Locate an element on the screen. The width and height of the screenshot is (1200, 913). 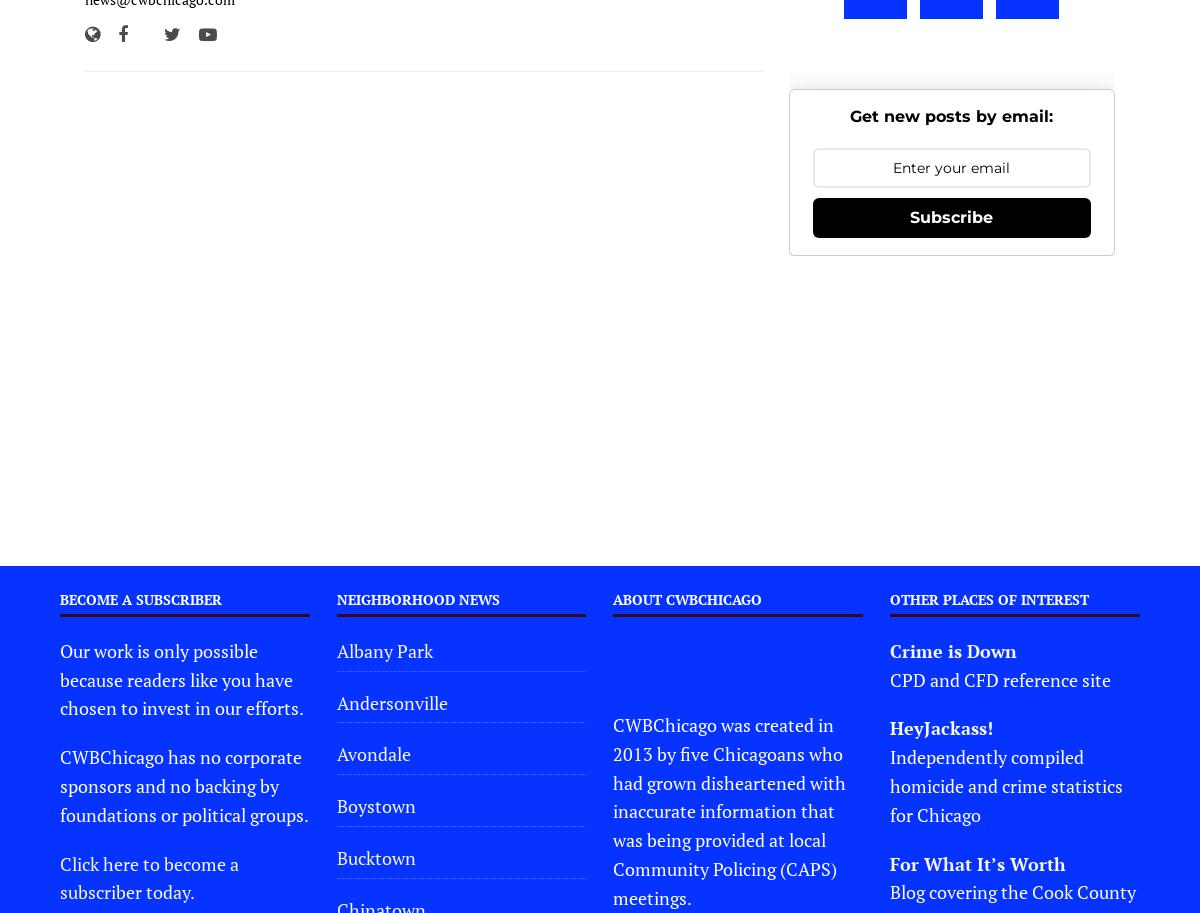
'Neighborhood News' is located at coordinates (417, 598).